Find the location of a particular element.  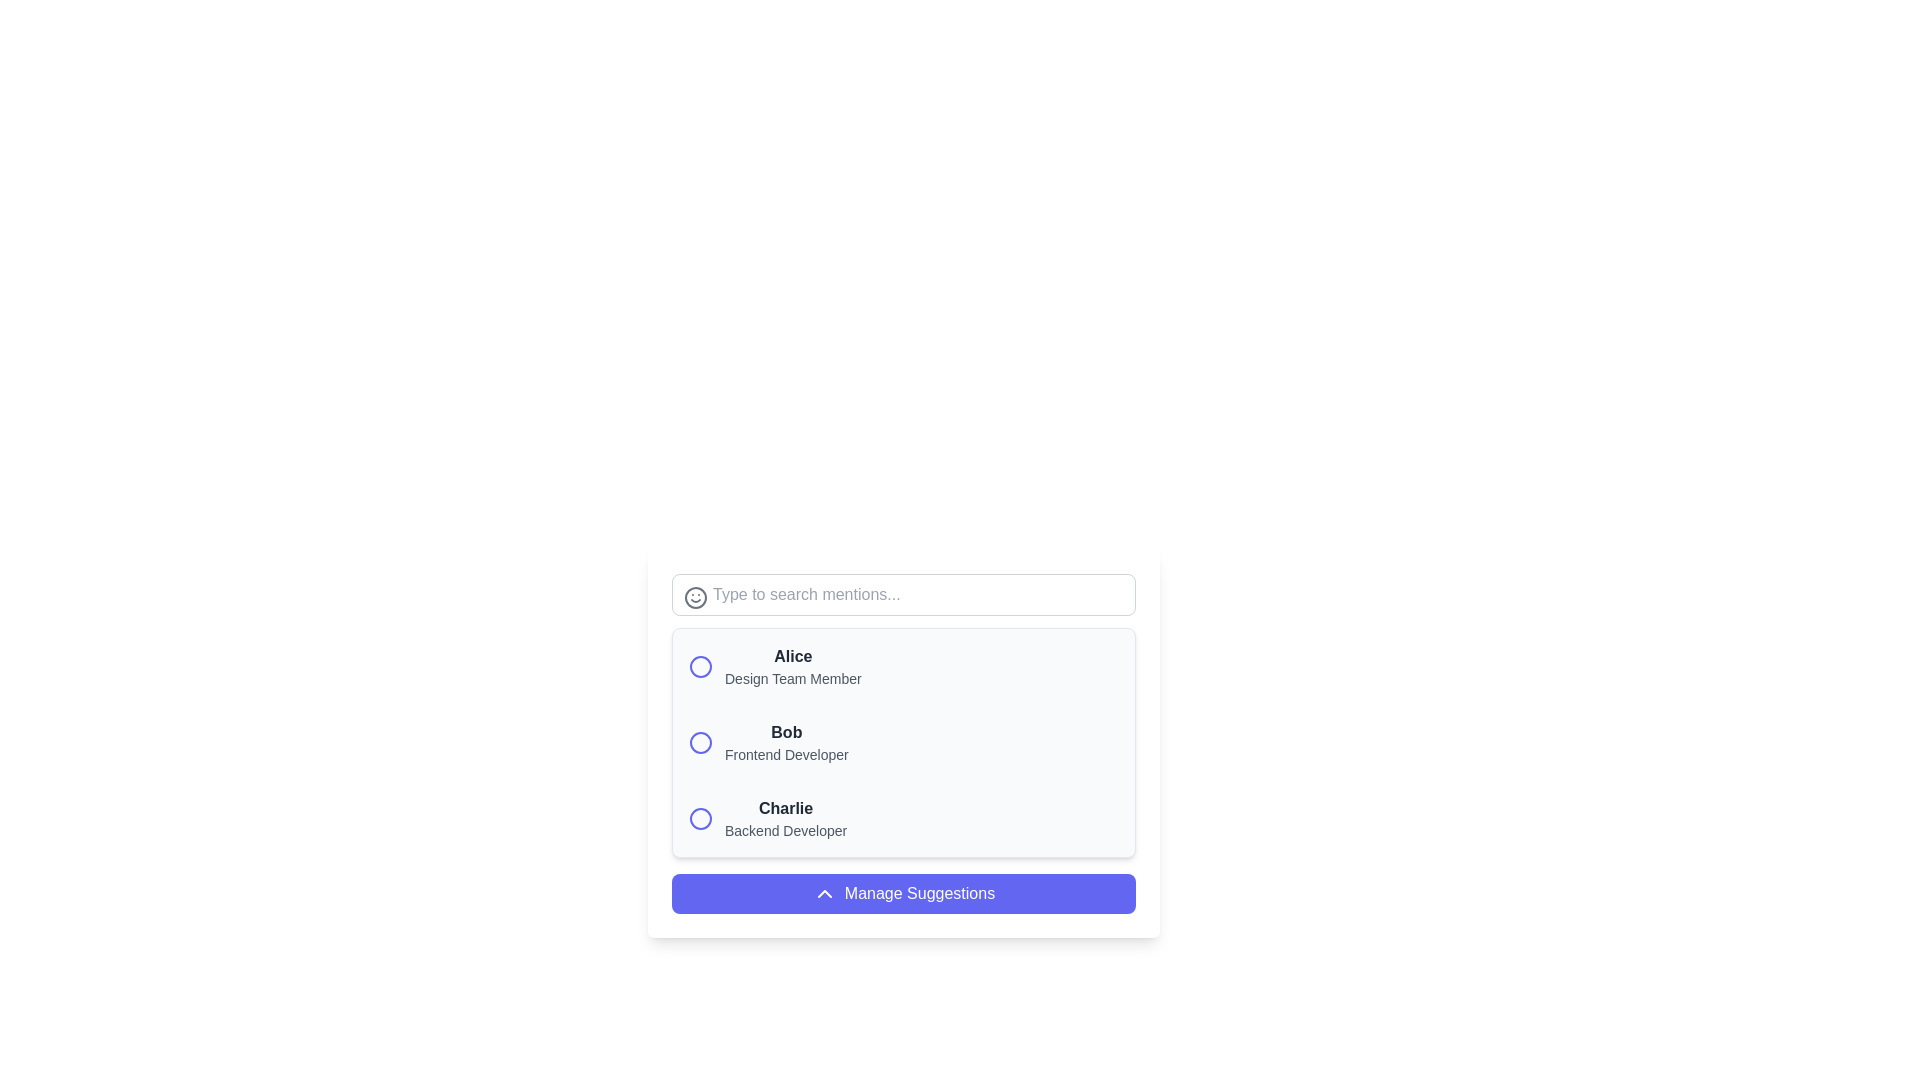

the list item representing the team member Bob, who is a Frontend Developer, located in the dropdown panel below the search input and above the 'Manage Suggestions' button is located at coordinates (902, 743).